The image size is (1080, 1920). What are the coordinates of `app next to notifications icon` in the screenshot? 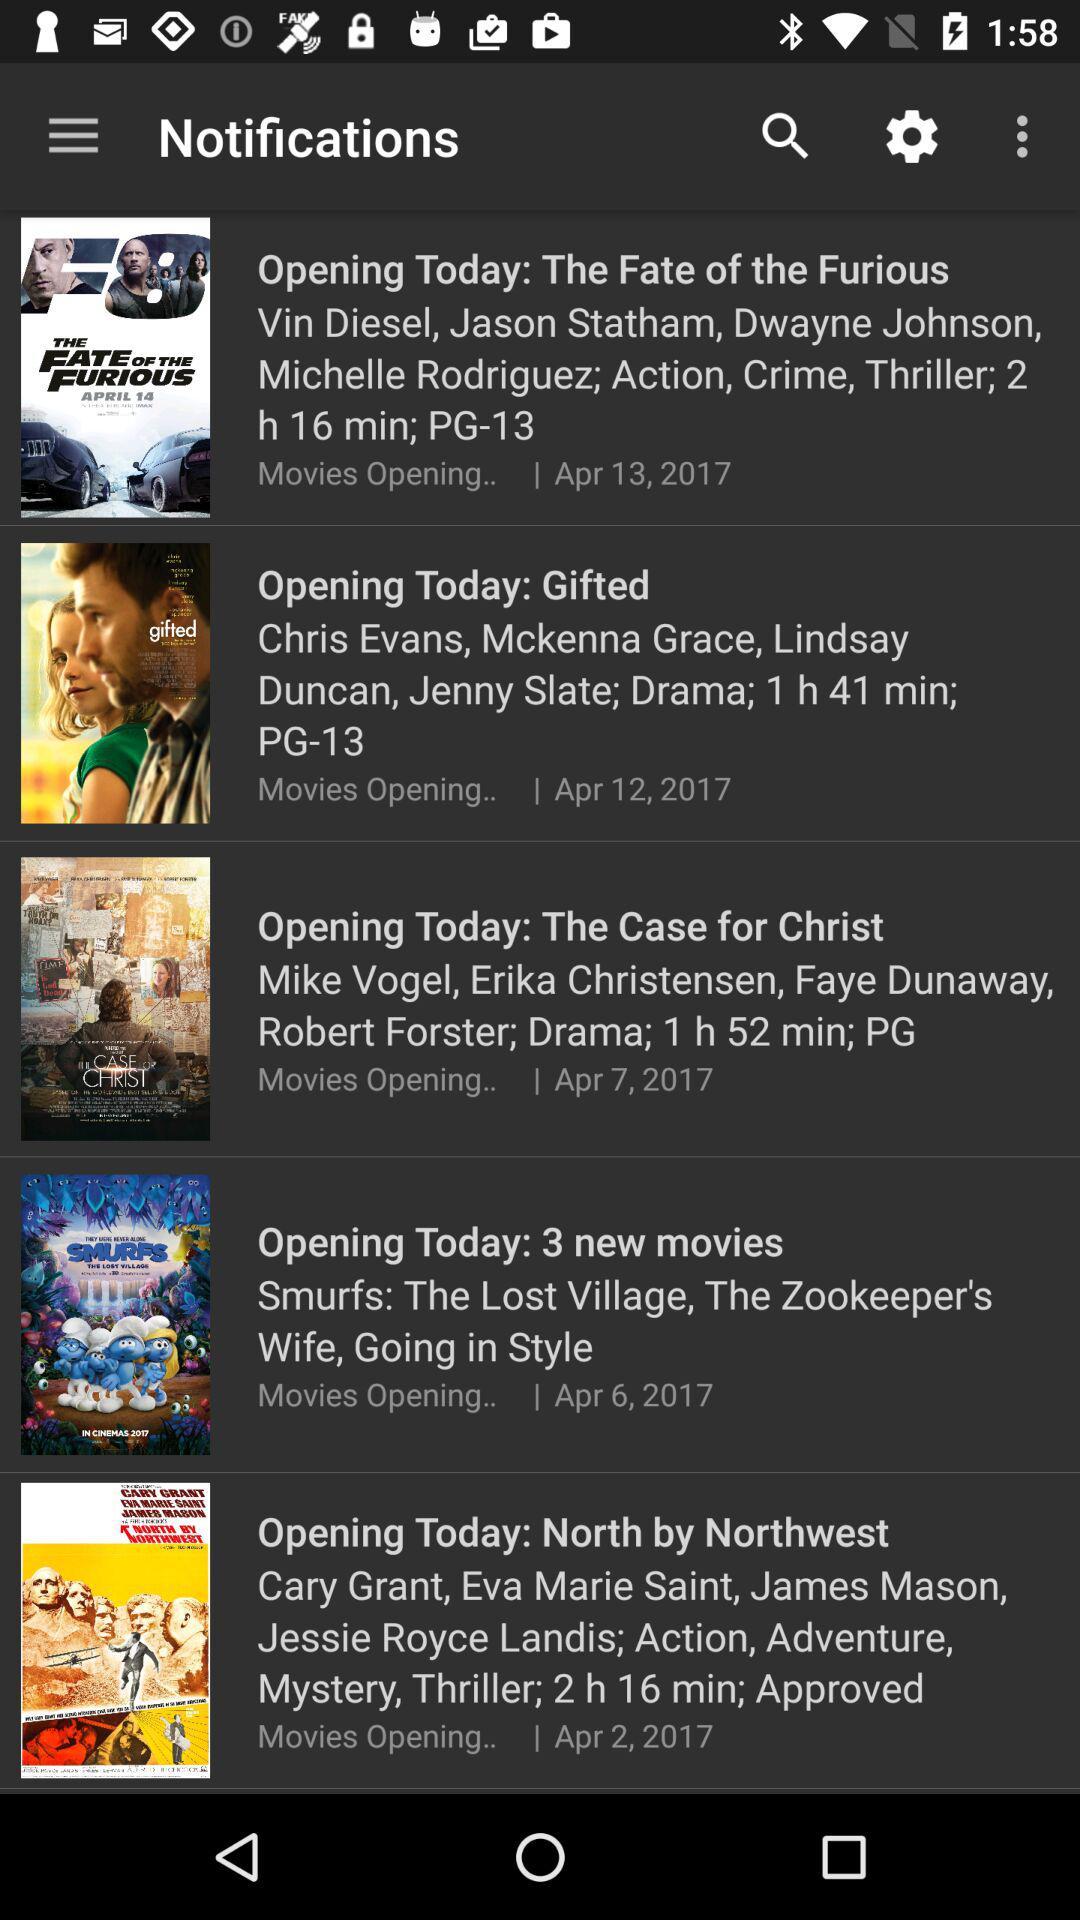 It's located at (72, 135).